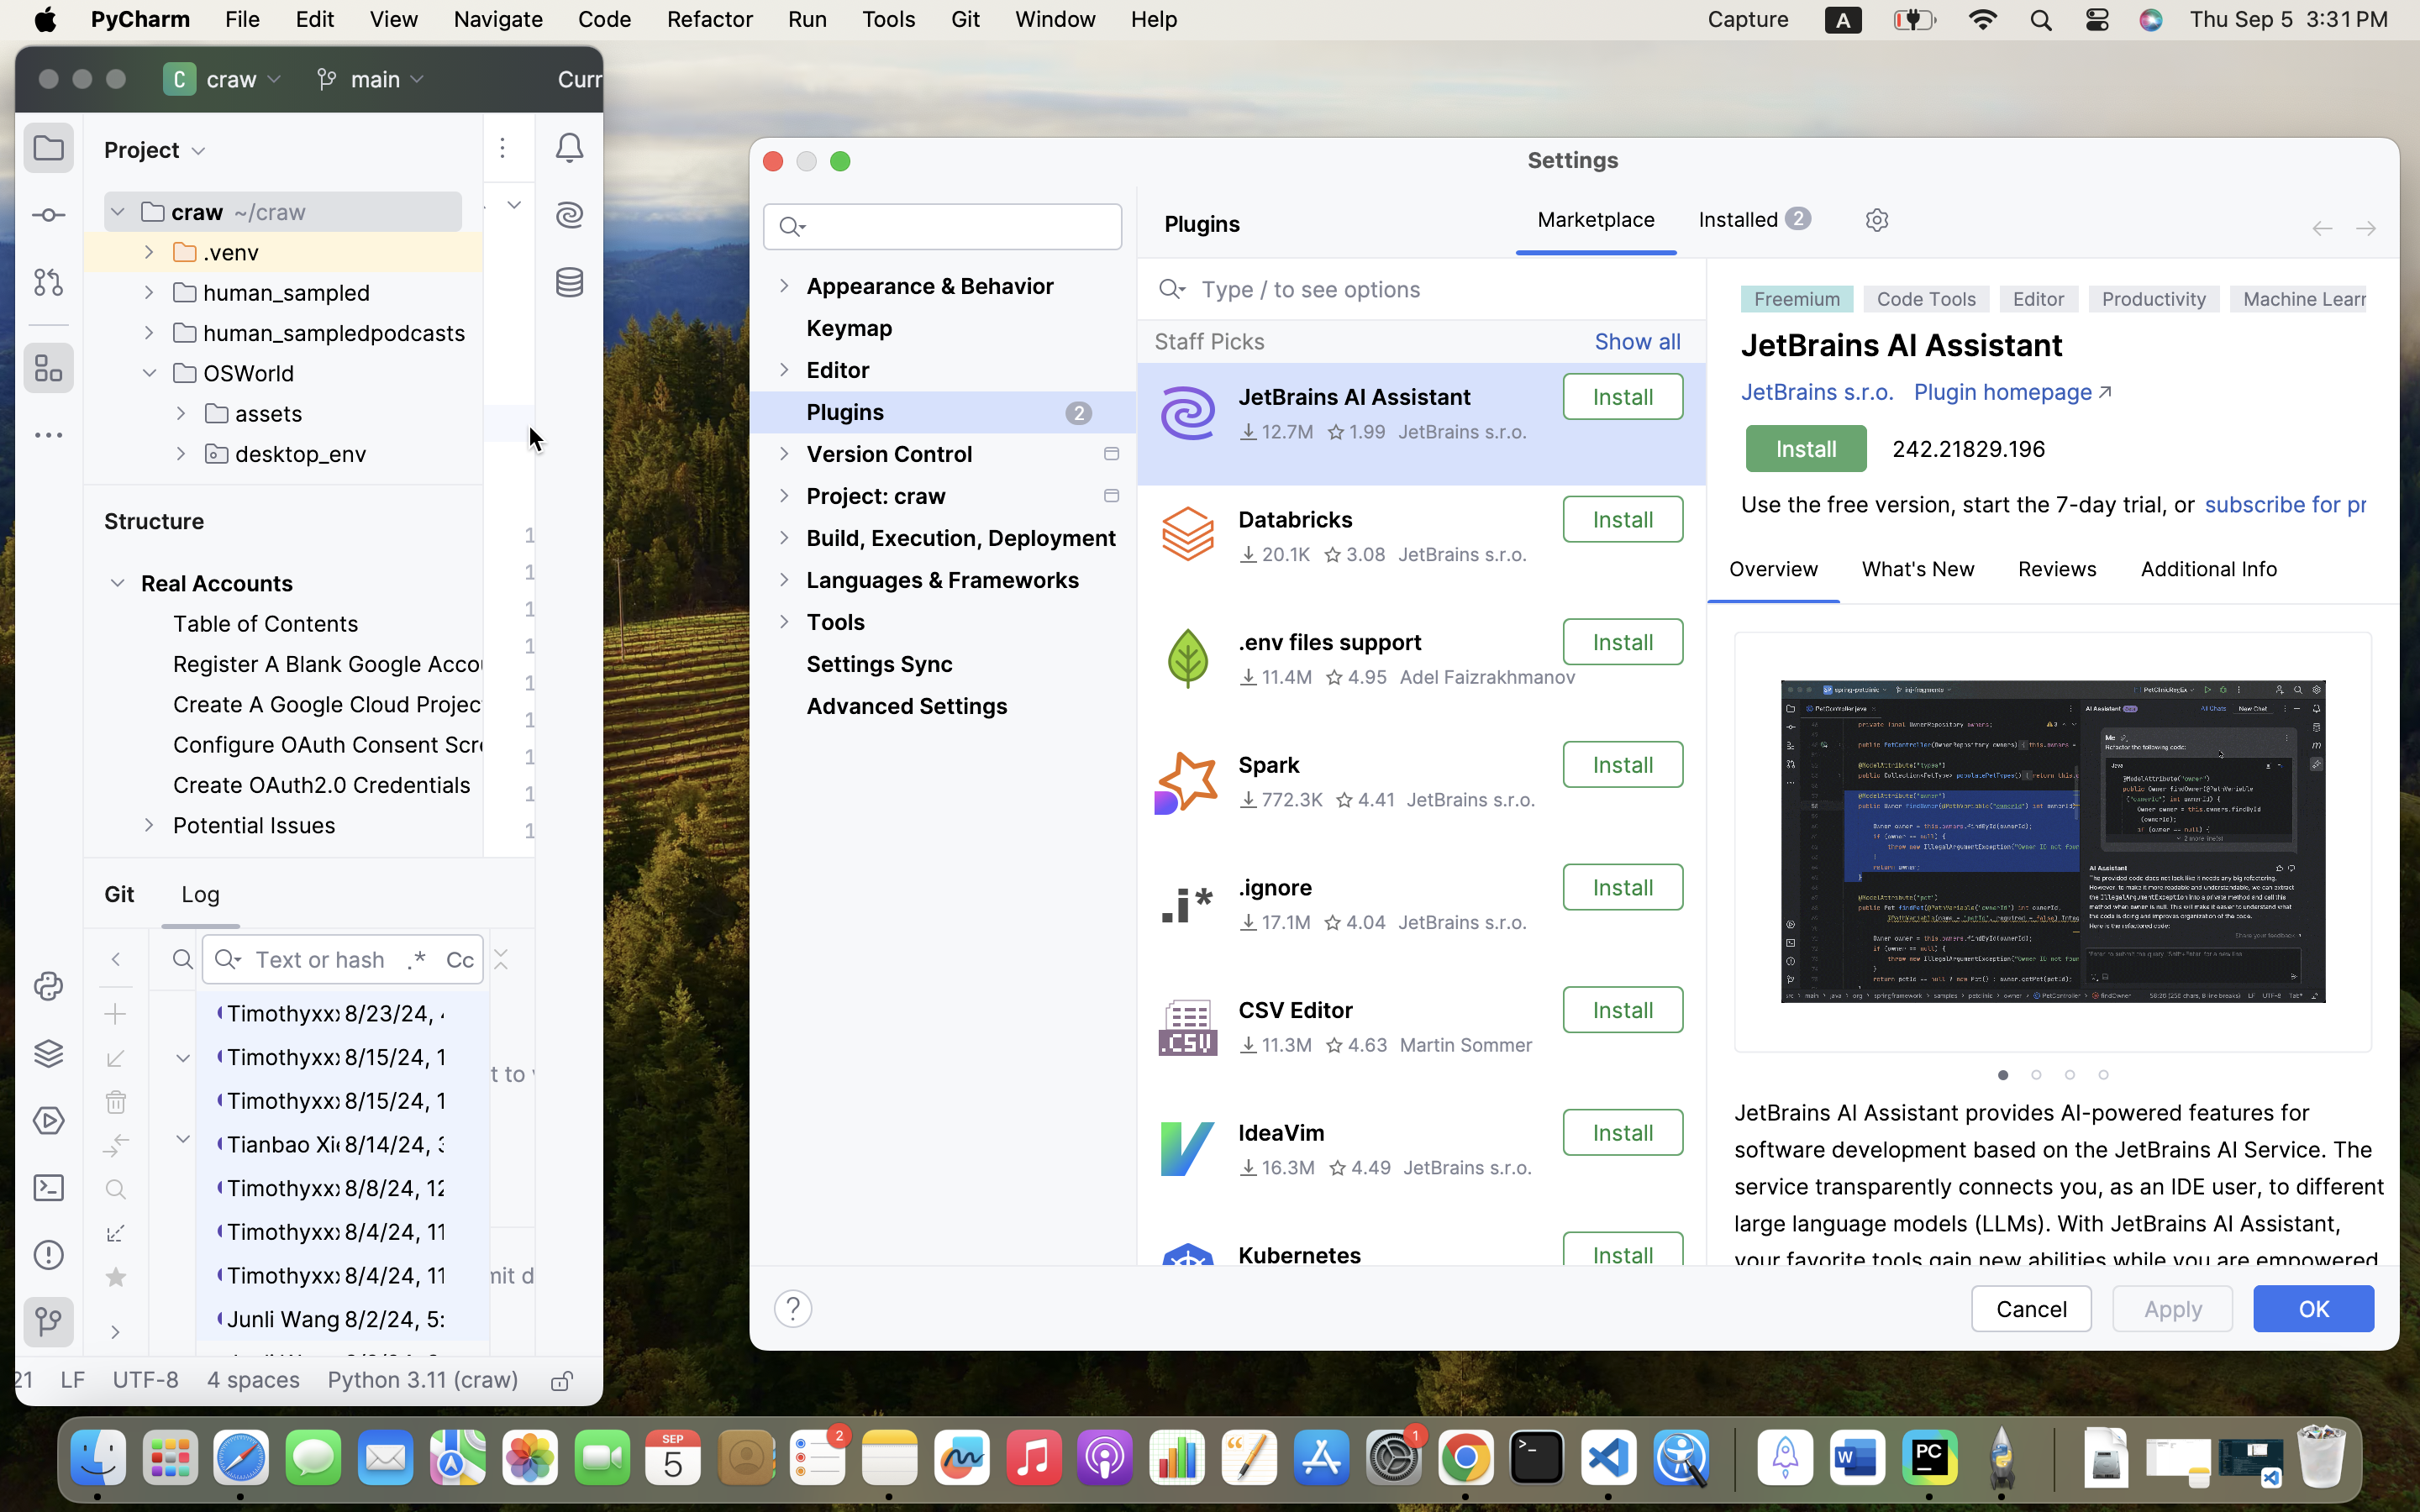  I want to click on '3.08', so click(1354, 554).